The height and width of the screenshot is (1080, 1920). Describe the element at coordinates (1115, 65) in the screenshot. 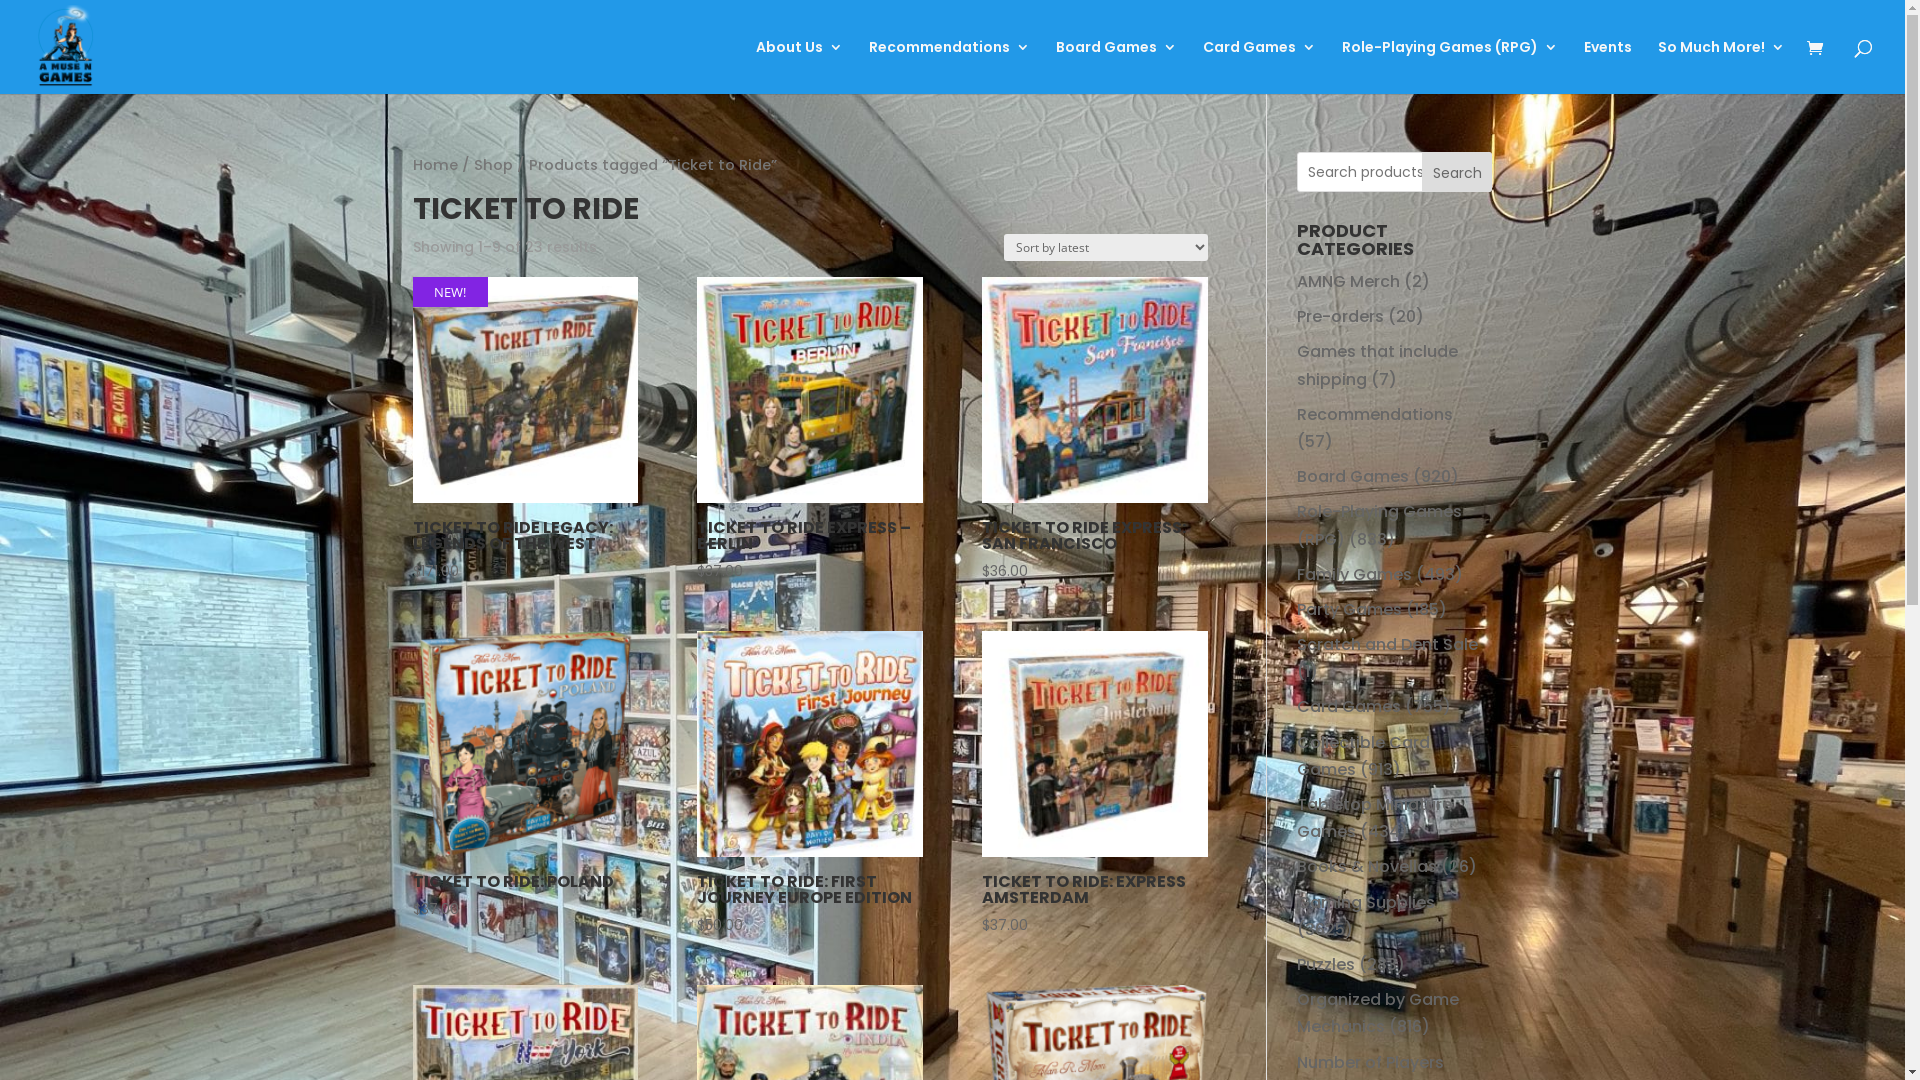

I see `'Board Games'` at that location.